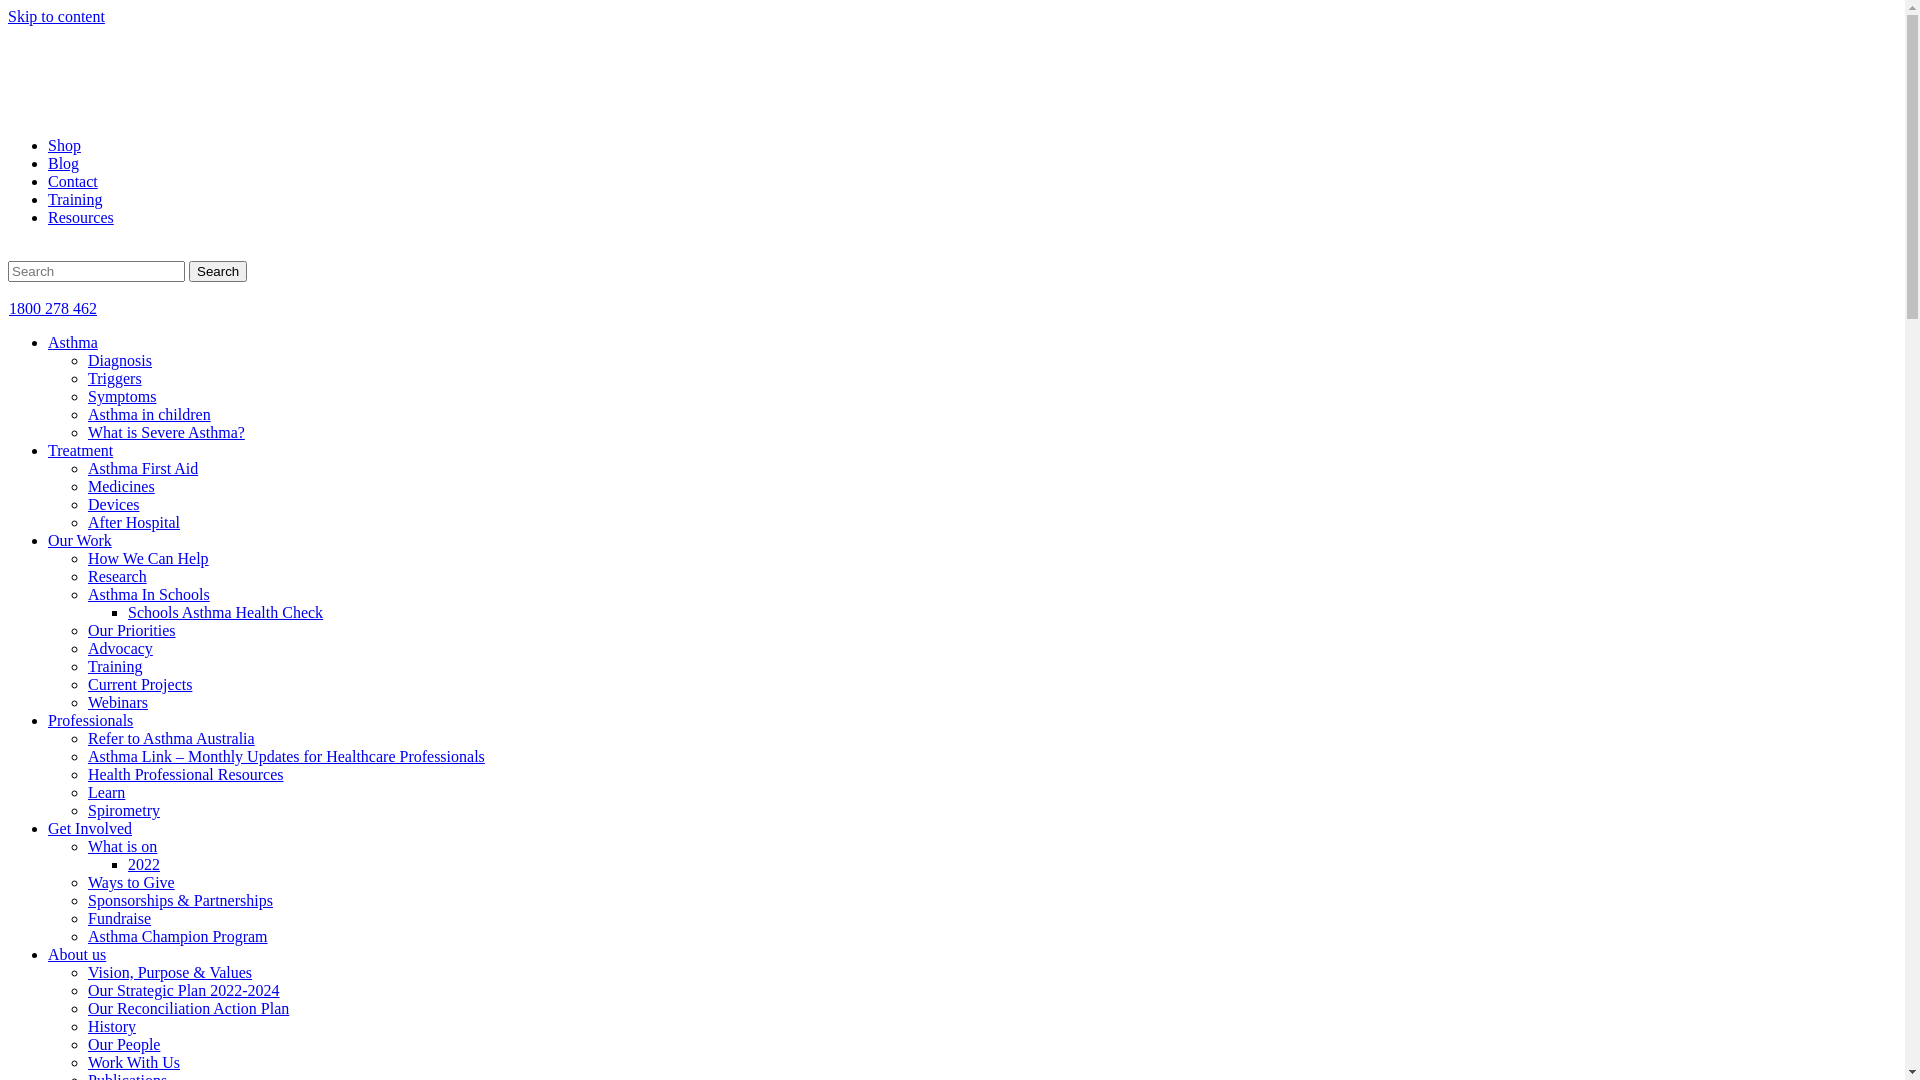 This screenshot has height=1080, width=1920. What do you see at coordinates (72, 181) in the screenshot?
I see `'Contact'` at bounding box center [72, 181].